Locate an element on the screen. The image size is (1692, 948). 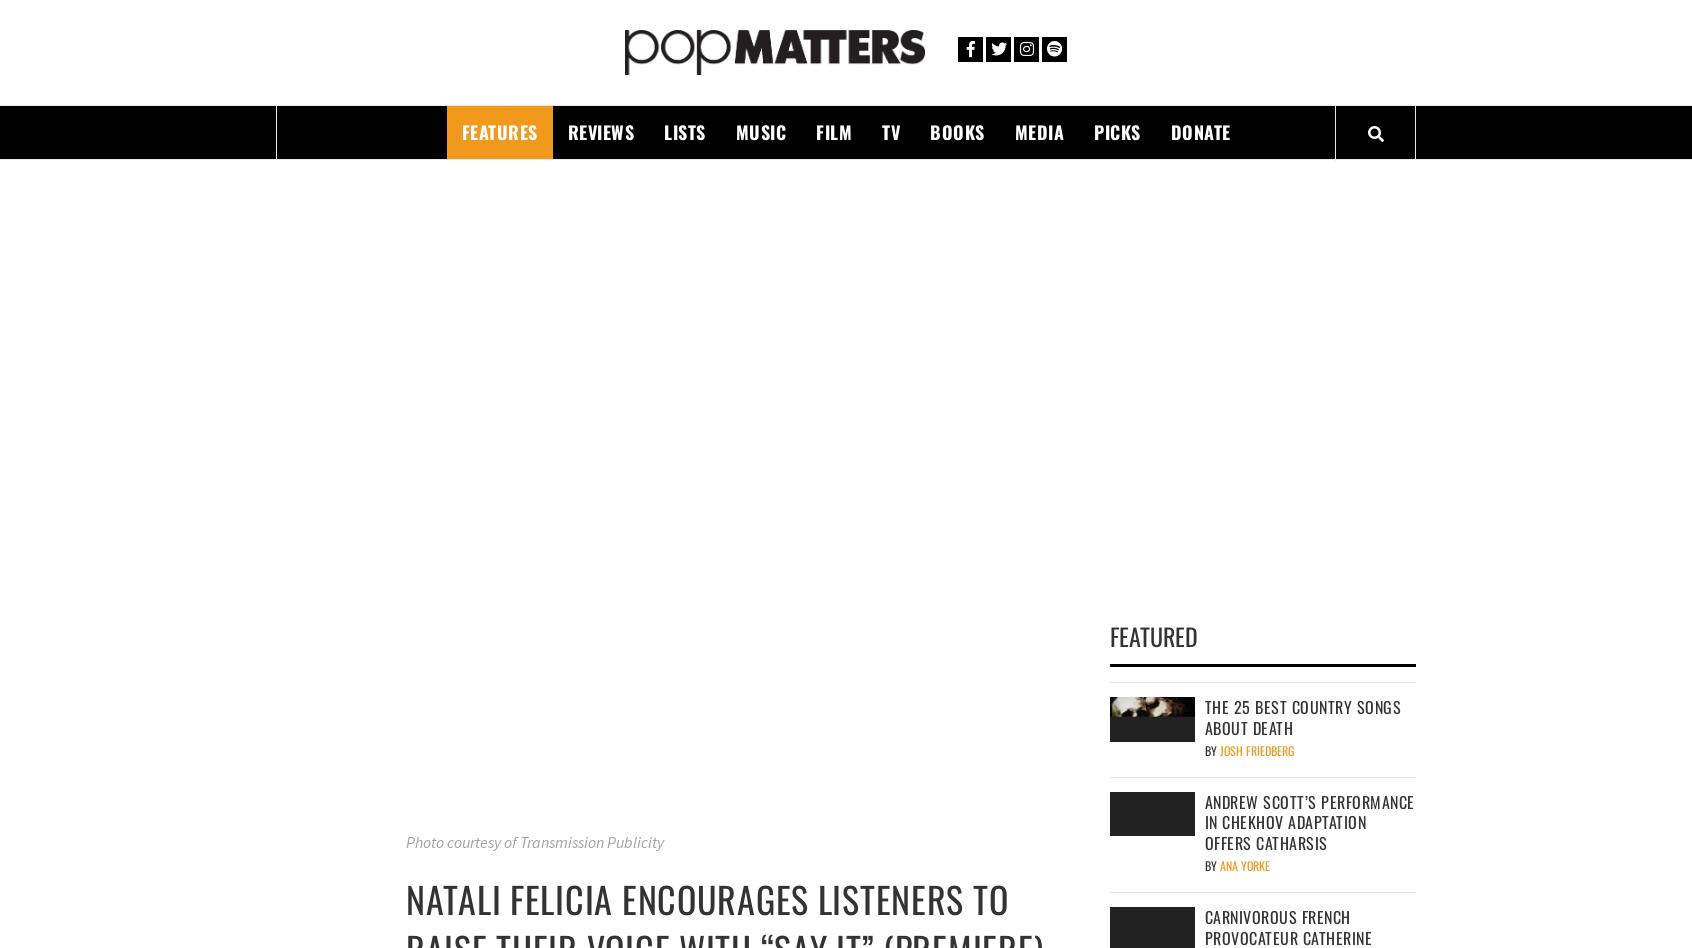
'Media' is located at coordinates (1013, 130).